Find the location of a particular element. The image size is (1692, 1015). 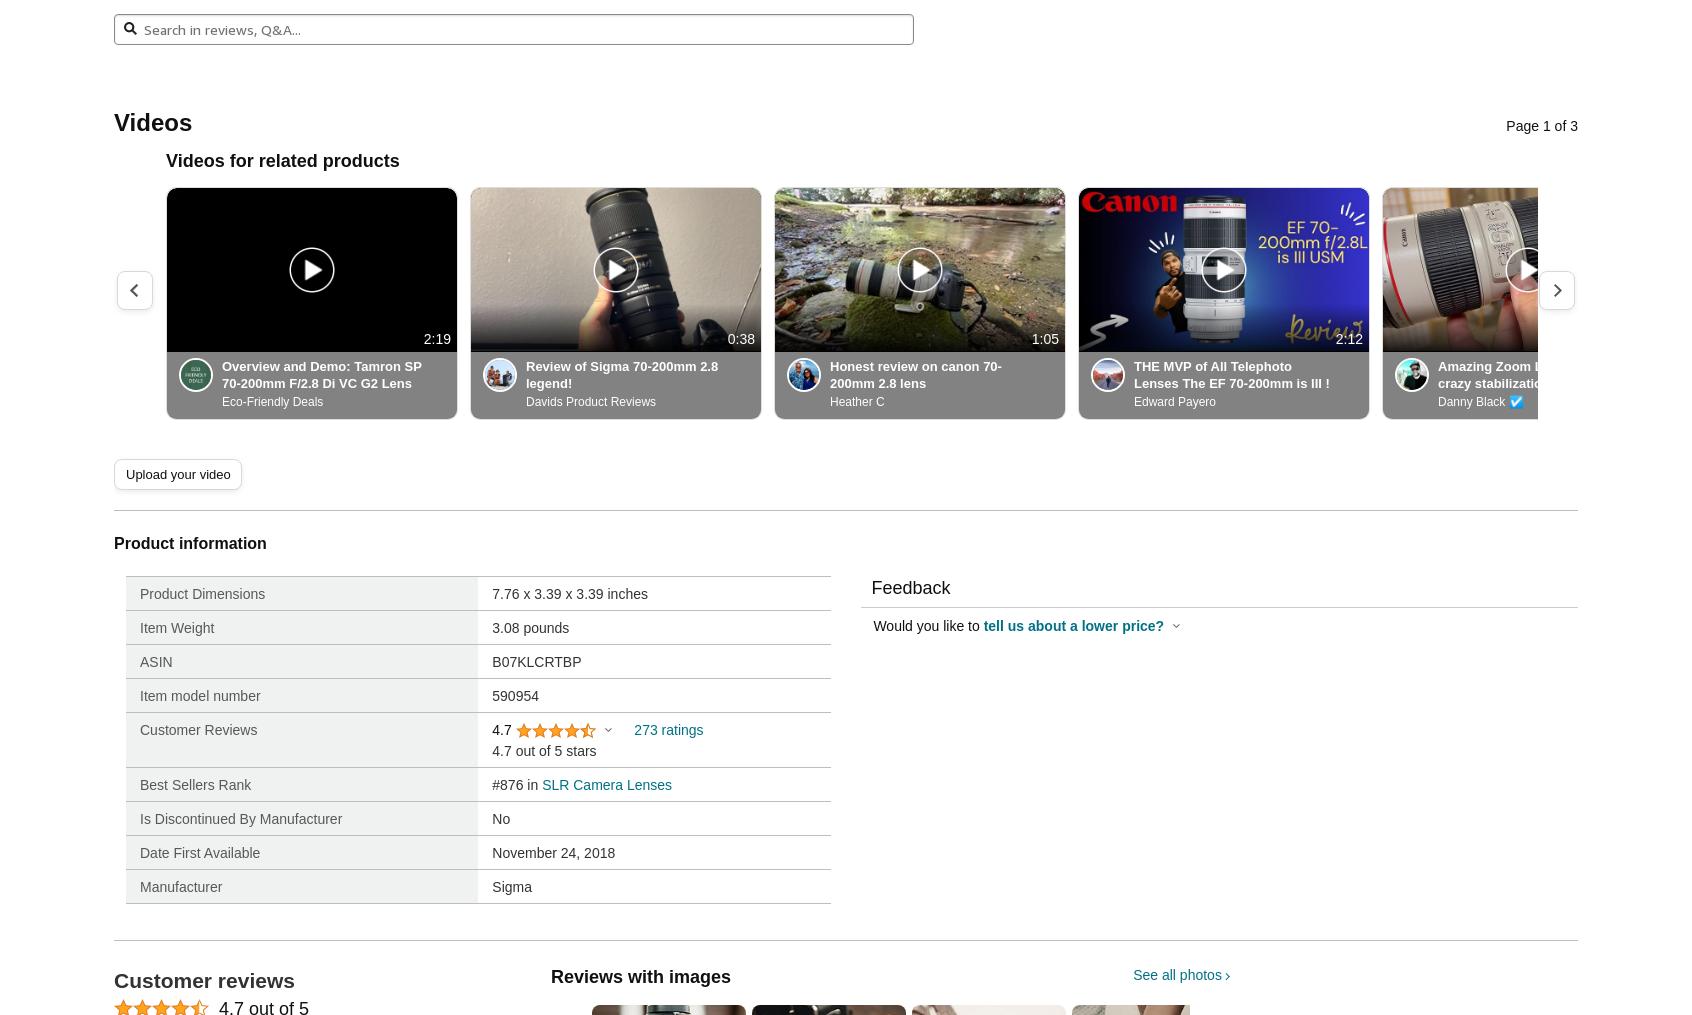

'Is Discontinued By Manufacturer' is located at coordinates (240, 817).